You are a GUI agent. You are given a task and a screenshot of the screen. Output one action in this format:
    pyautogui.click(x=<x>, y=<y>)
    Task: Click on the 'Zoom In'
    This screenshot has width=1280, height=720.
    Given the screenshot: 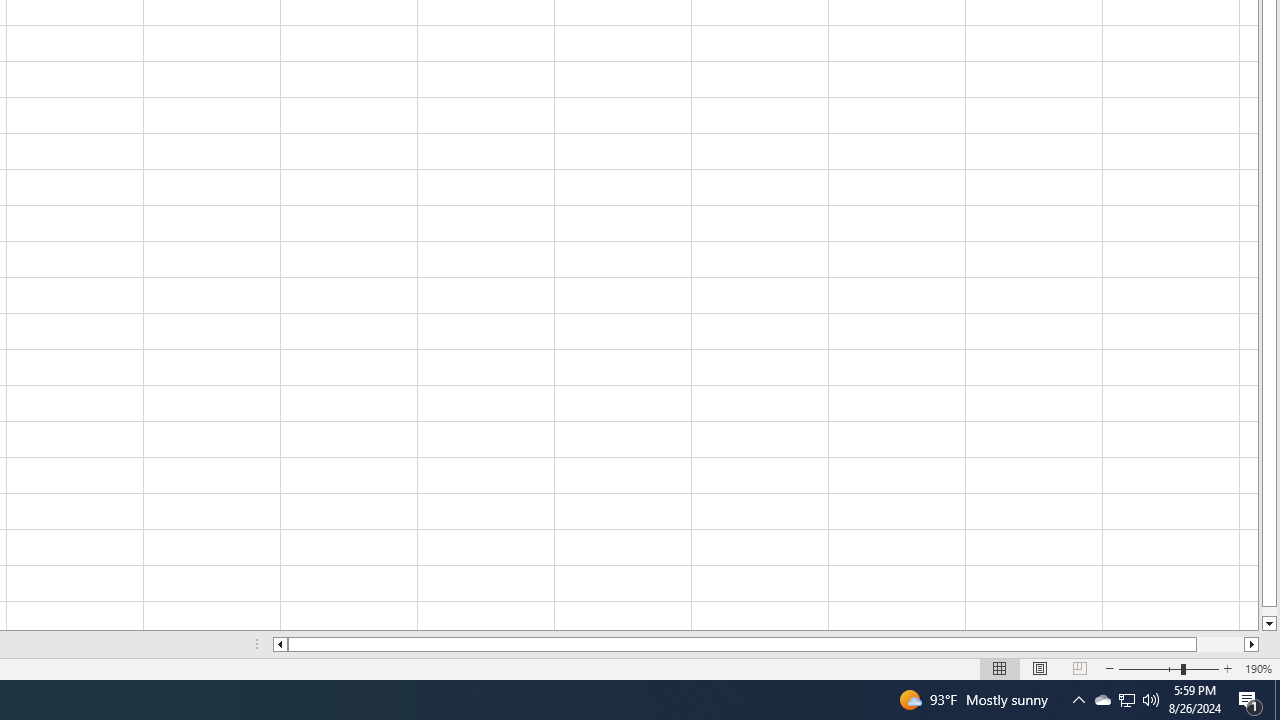 What is the action you would take?
    pyautogui.click(x=1226, y=669)
    